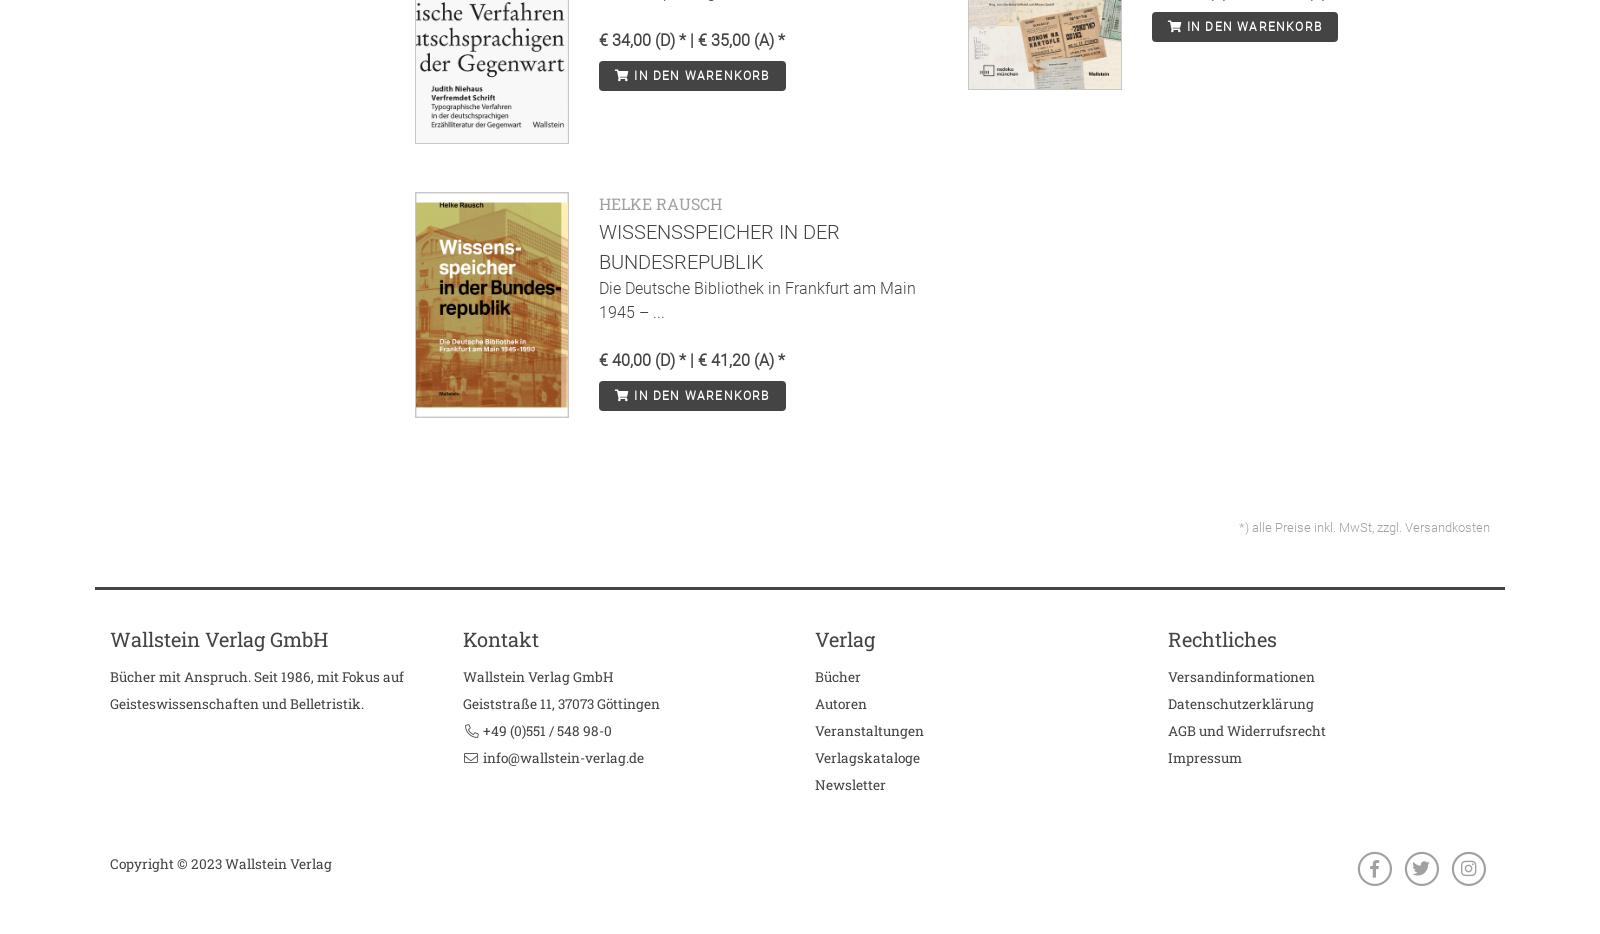  I want to click on 'Datenschutzerklärung', so click(1239, 703).